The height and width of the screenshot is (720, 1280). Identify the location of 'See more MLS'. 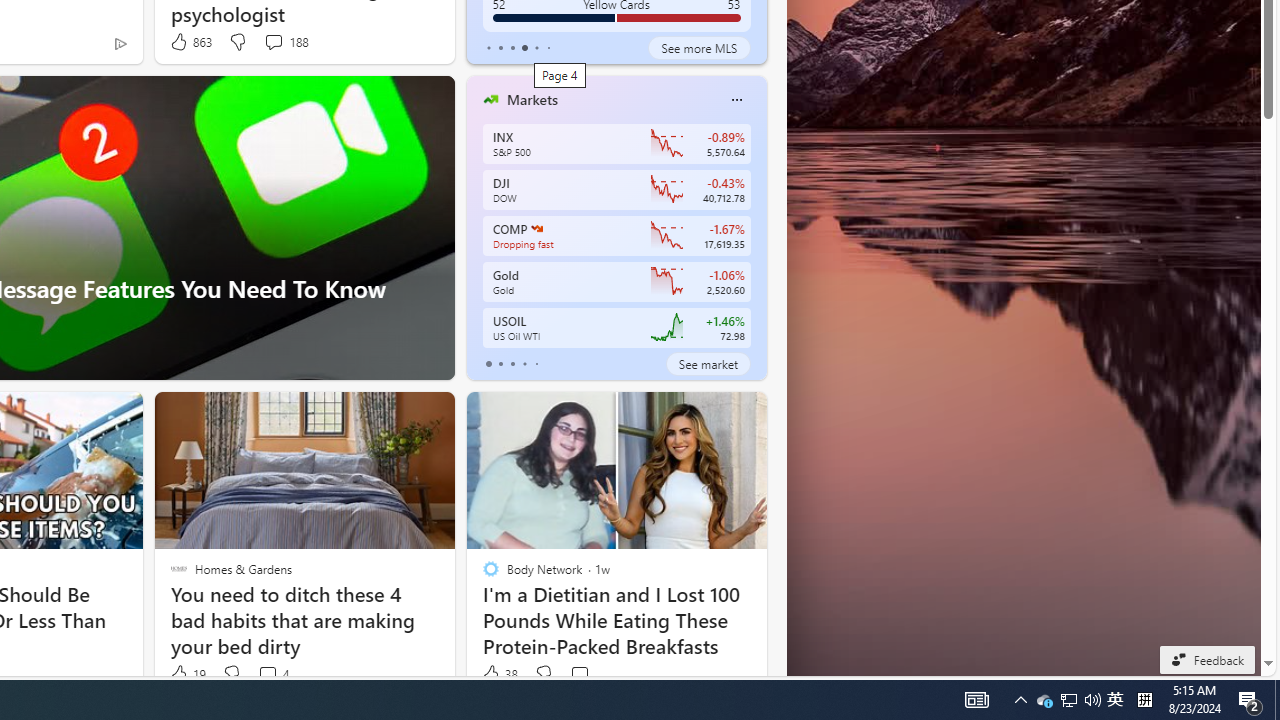
(699, 46).